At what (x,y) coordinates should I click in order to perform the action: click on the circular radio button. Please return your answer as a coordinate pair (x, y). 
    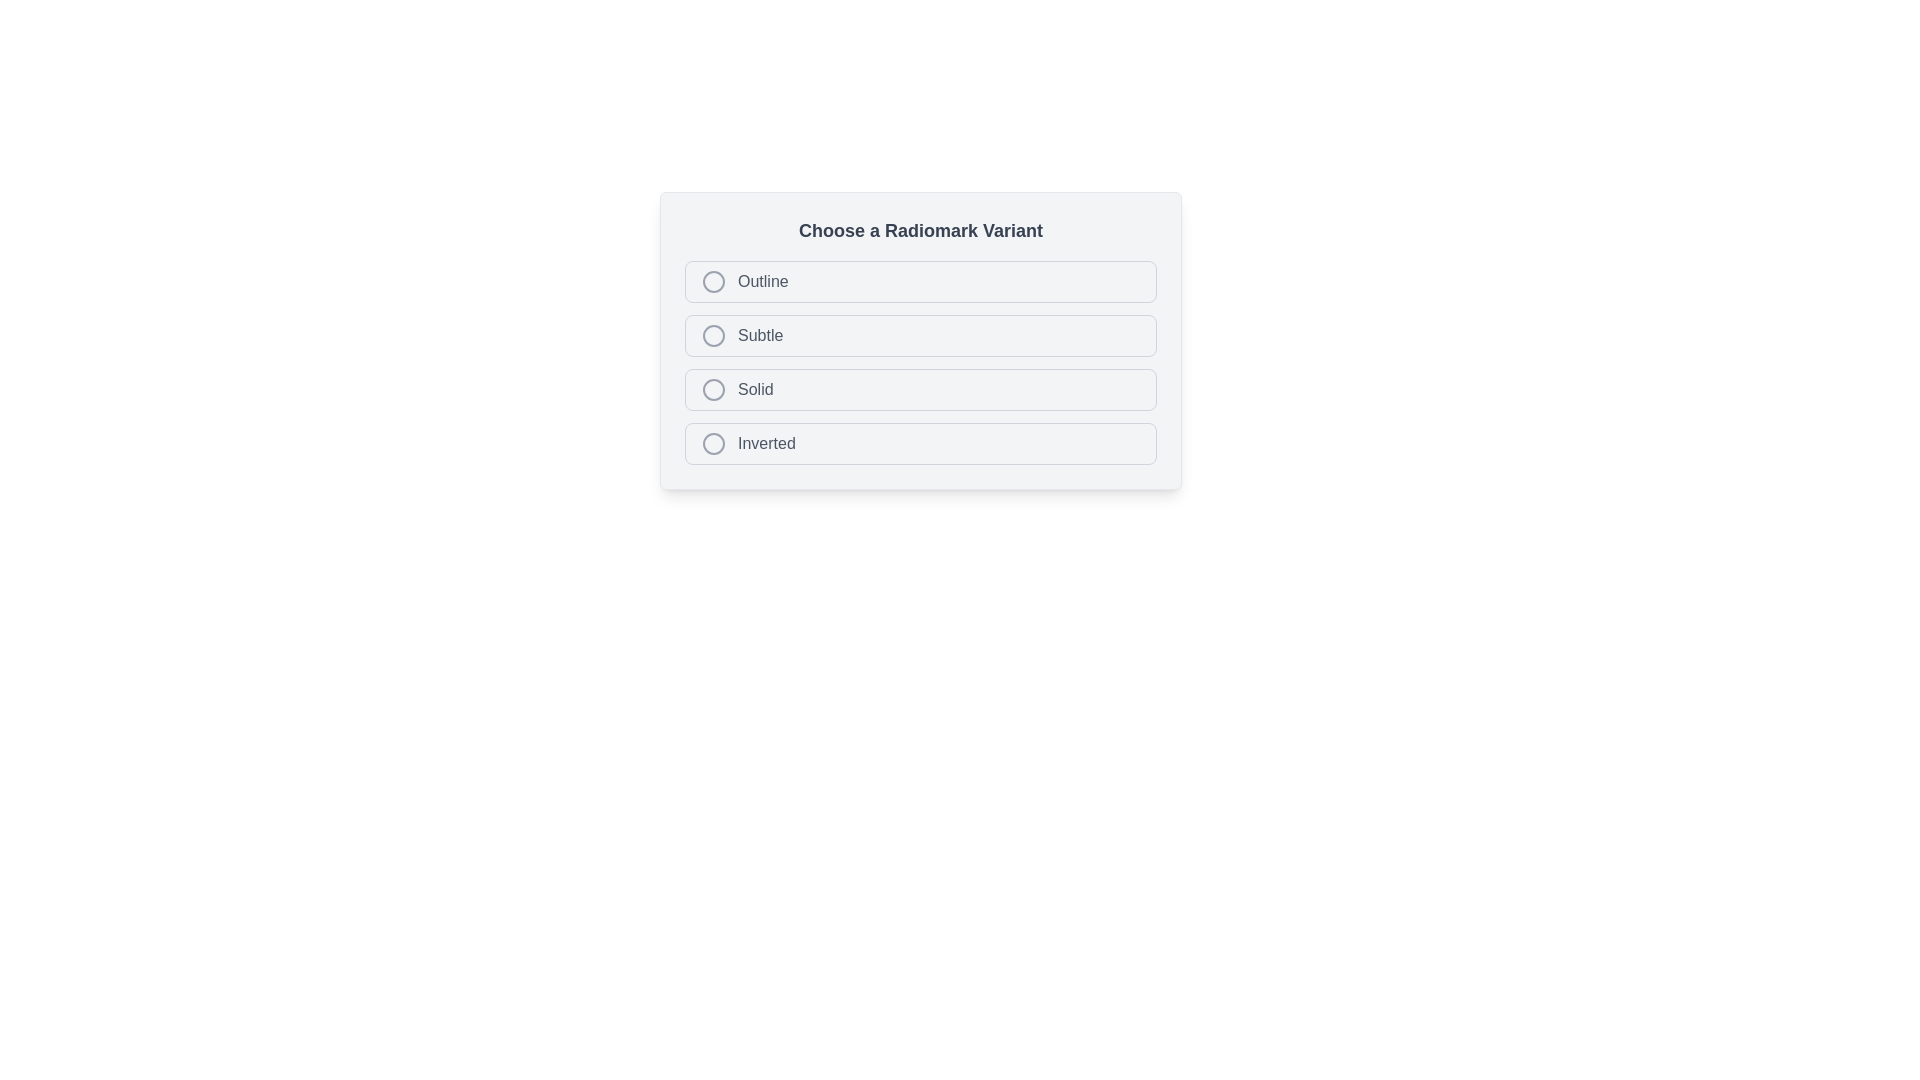
    Looking at the image, I should click on (714, 442).